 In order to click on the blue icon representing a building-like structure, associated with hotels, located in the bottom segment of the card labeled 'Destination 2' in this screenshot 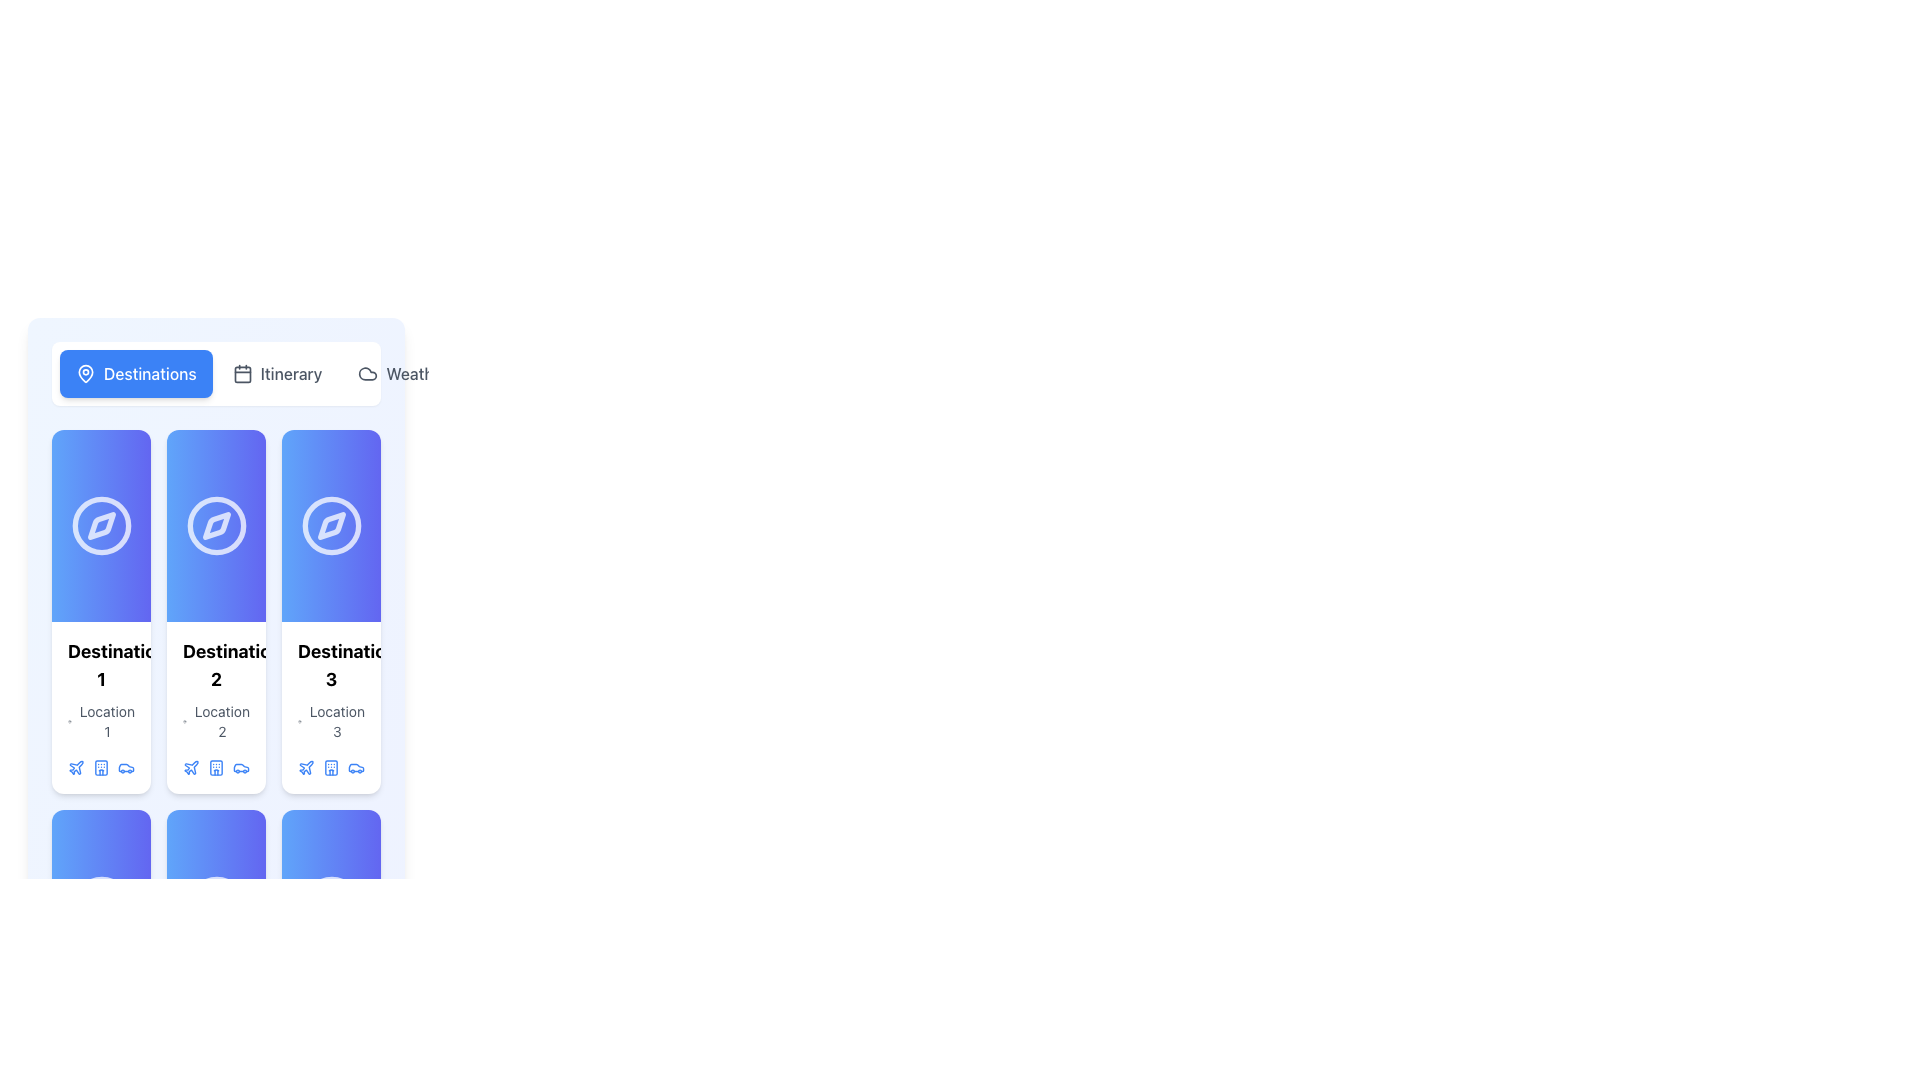, I will do `click(216, 766)`.